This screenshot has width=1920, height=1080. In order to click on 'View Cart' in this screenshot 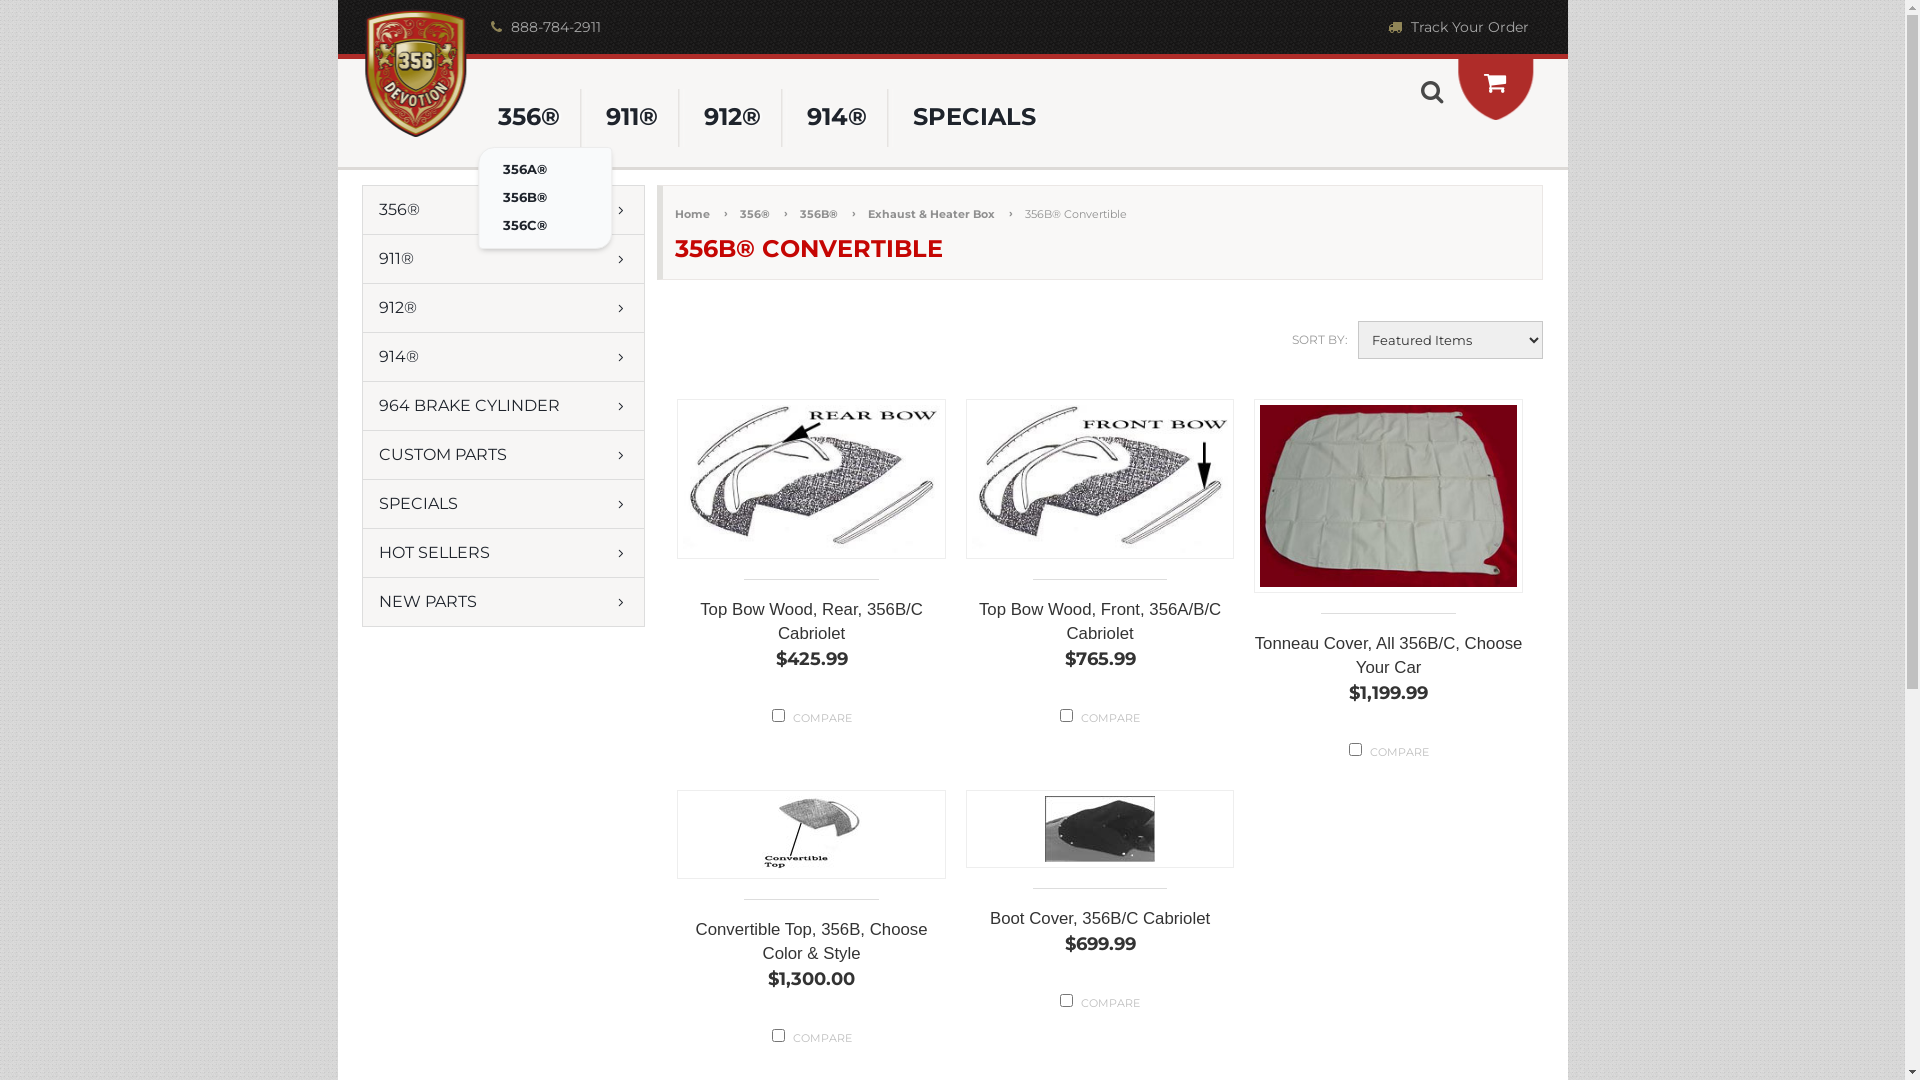, I will do `click(1494, 81)`.